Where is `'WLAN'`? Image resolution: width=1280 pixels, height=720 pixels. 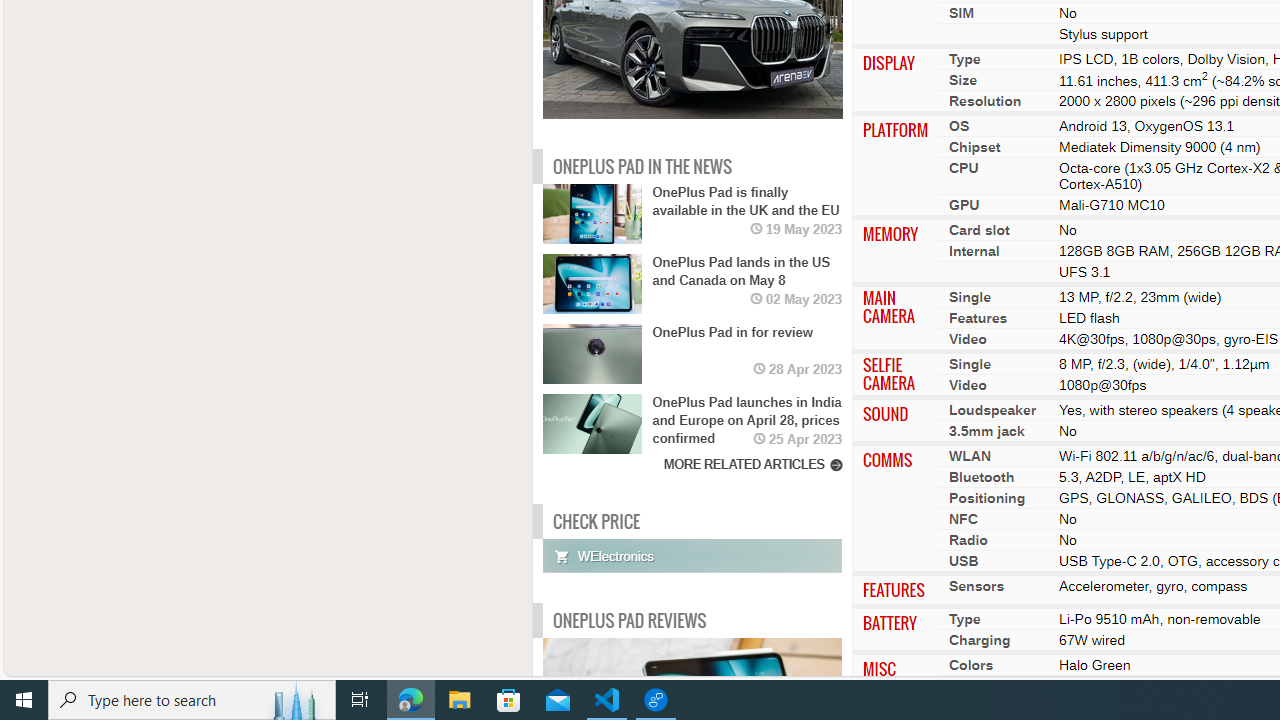 'WLAN' is located at coordinates (969, 456).